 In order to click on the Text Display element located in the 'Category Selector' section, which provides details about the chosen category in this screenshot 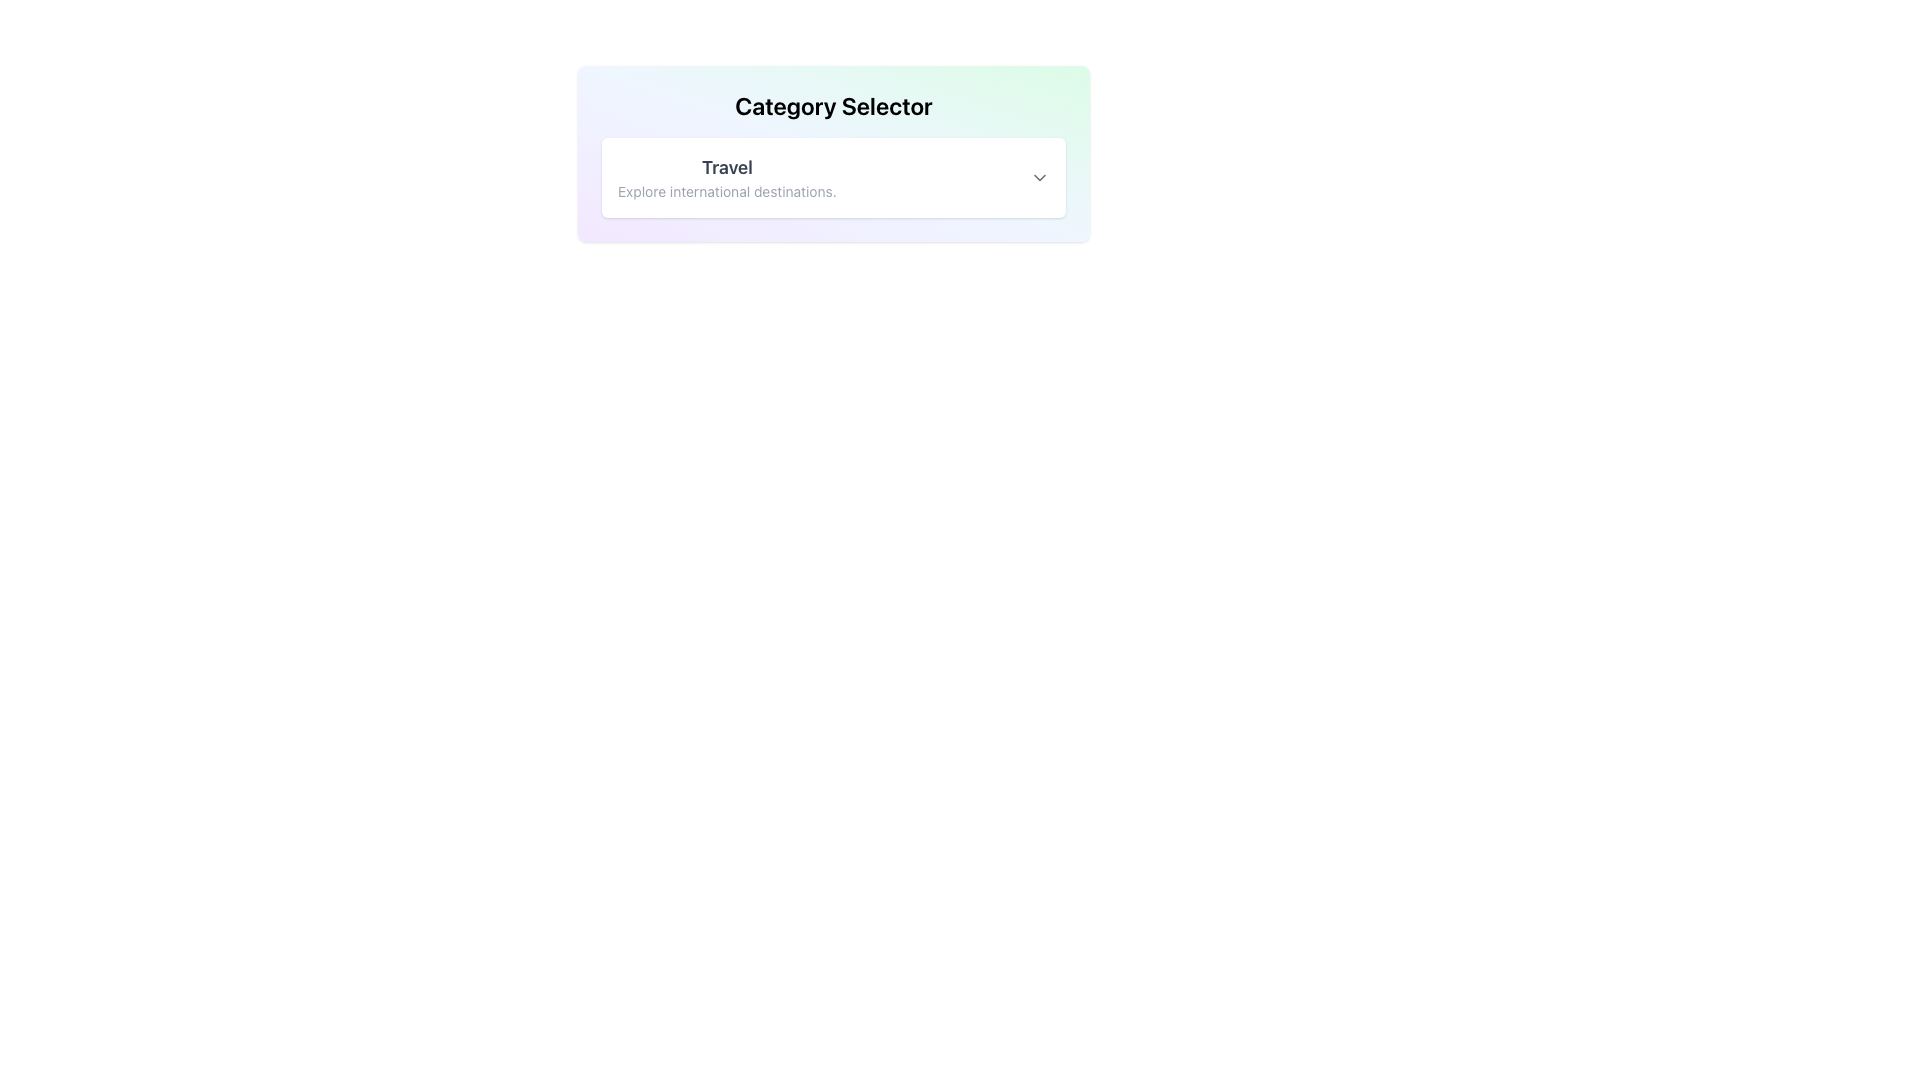, I will do `click(726, 176)`.